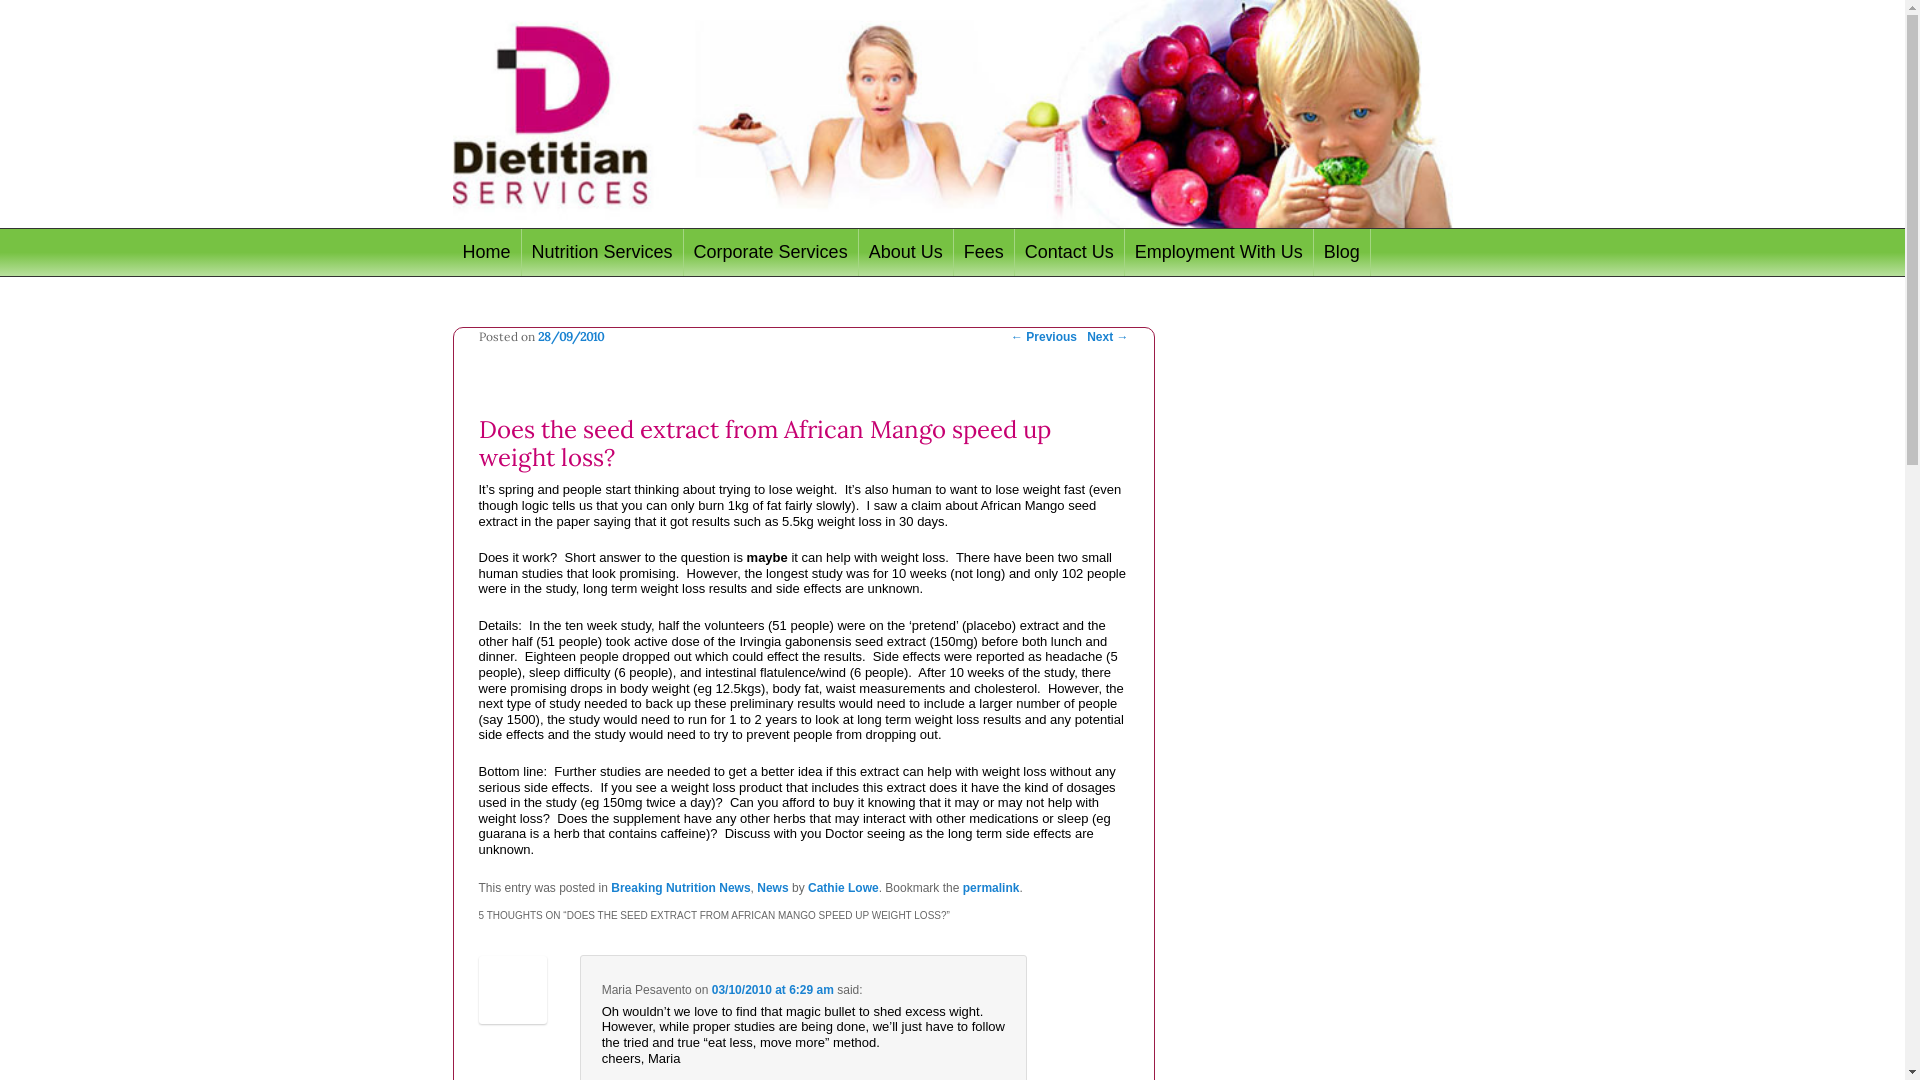 Image resolution: width=1920 pixels, height=1080 pixels. Describe the element at coordinates (843, 886) in the screenshot. I see `'Cathie Lowe'` at that location.